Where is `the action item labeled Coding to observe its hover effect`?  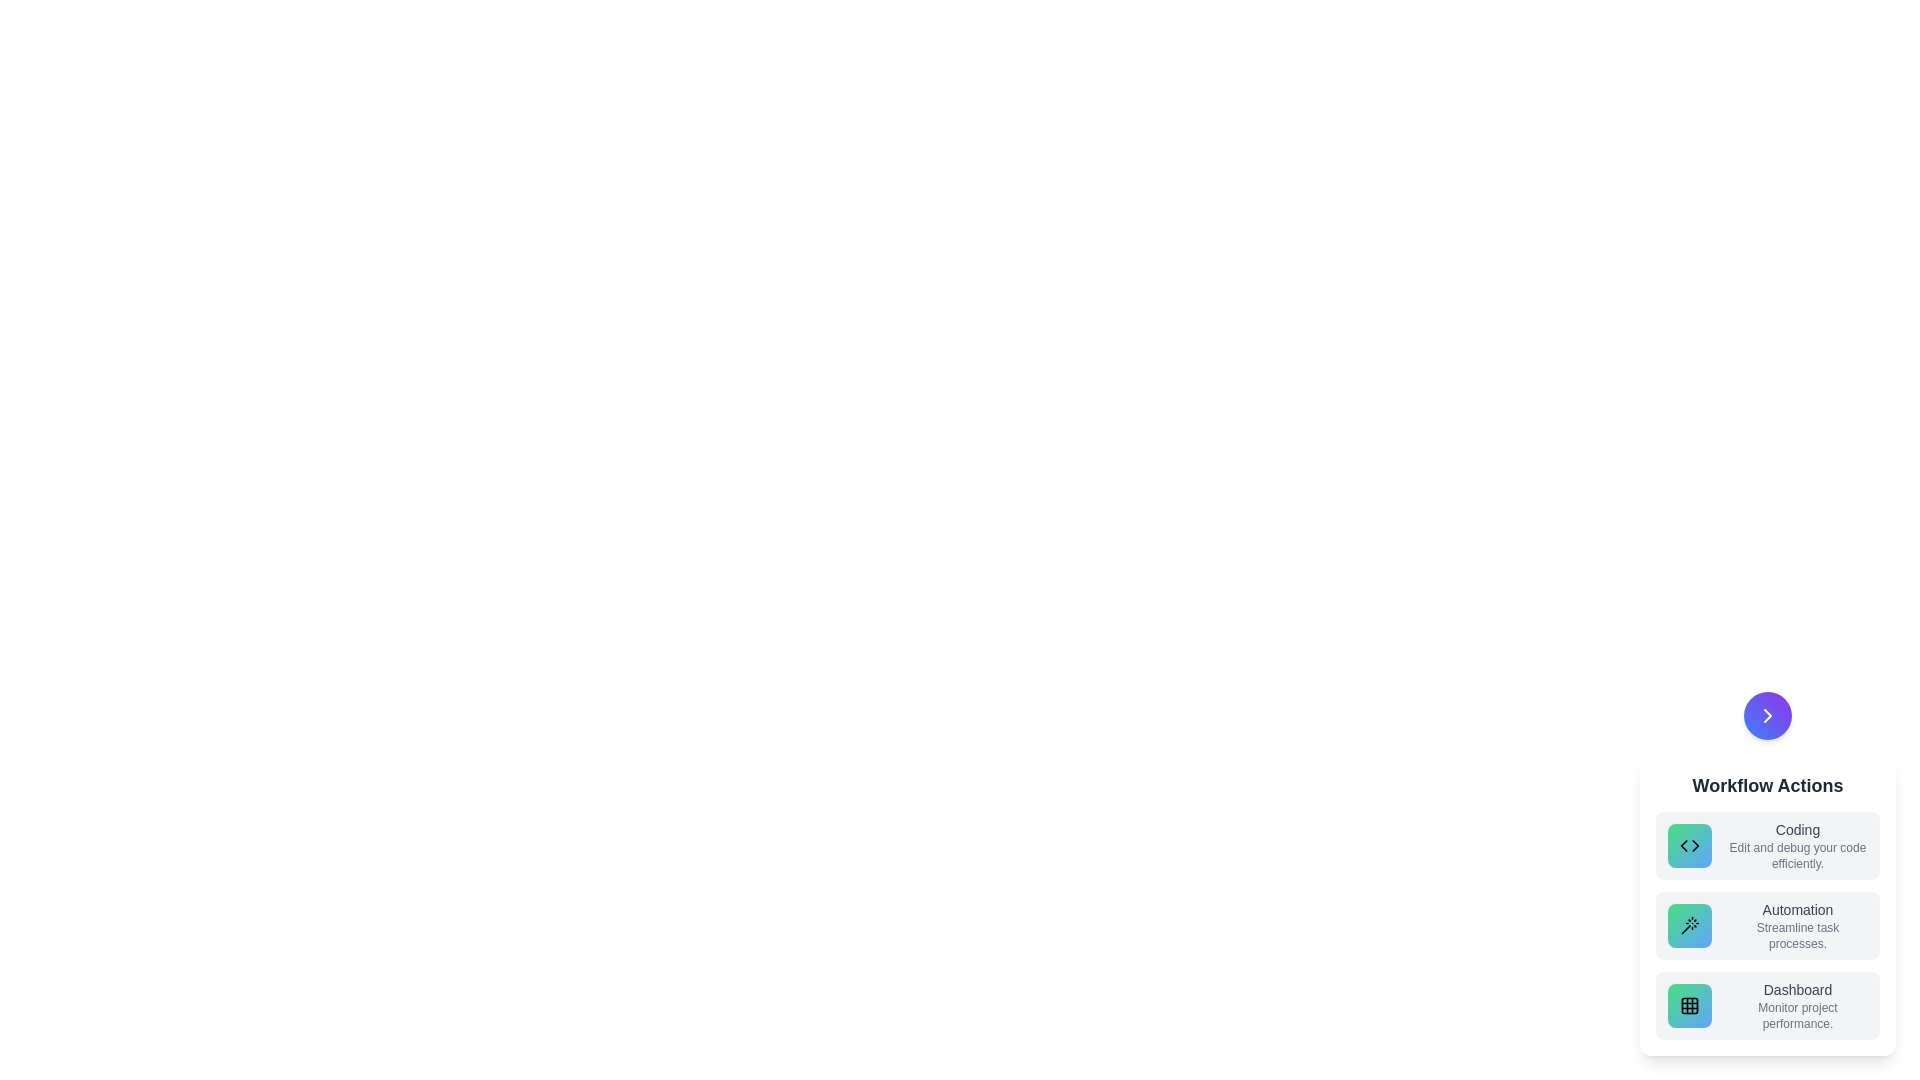 the action item labeled Coding to observe its hover effect is located at coordinates (1767, 845).